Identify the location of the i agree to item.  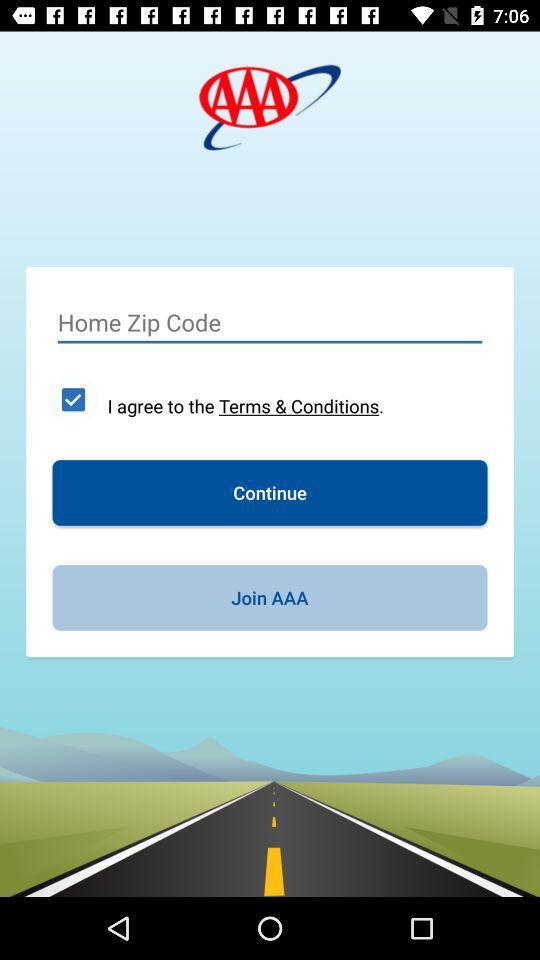
(245, 405).